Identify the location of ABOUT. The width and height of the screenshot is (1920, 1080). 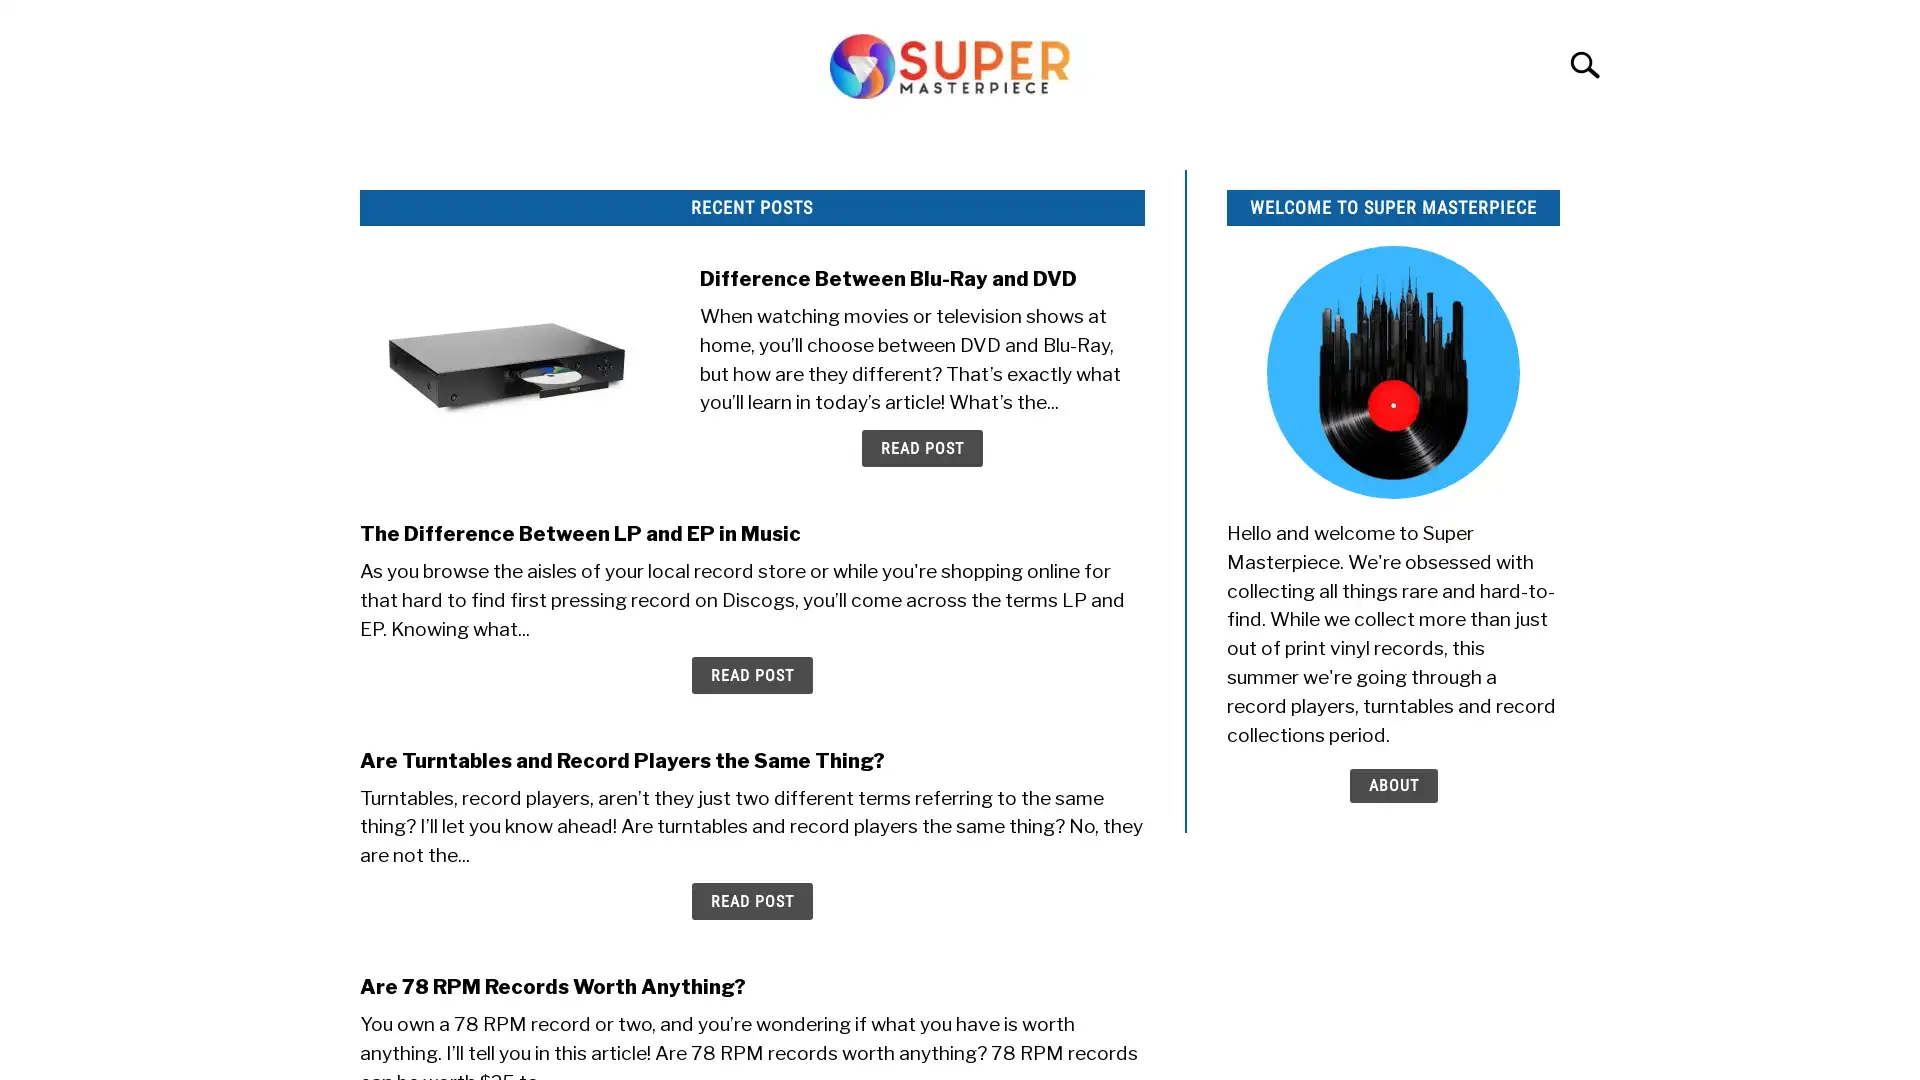
(1391, 785).